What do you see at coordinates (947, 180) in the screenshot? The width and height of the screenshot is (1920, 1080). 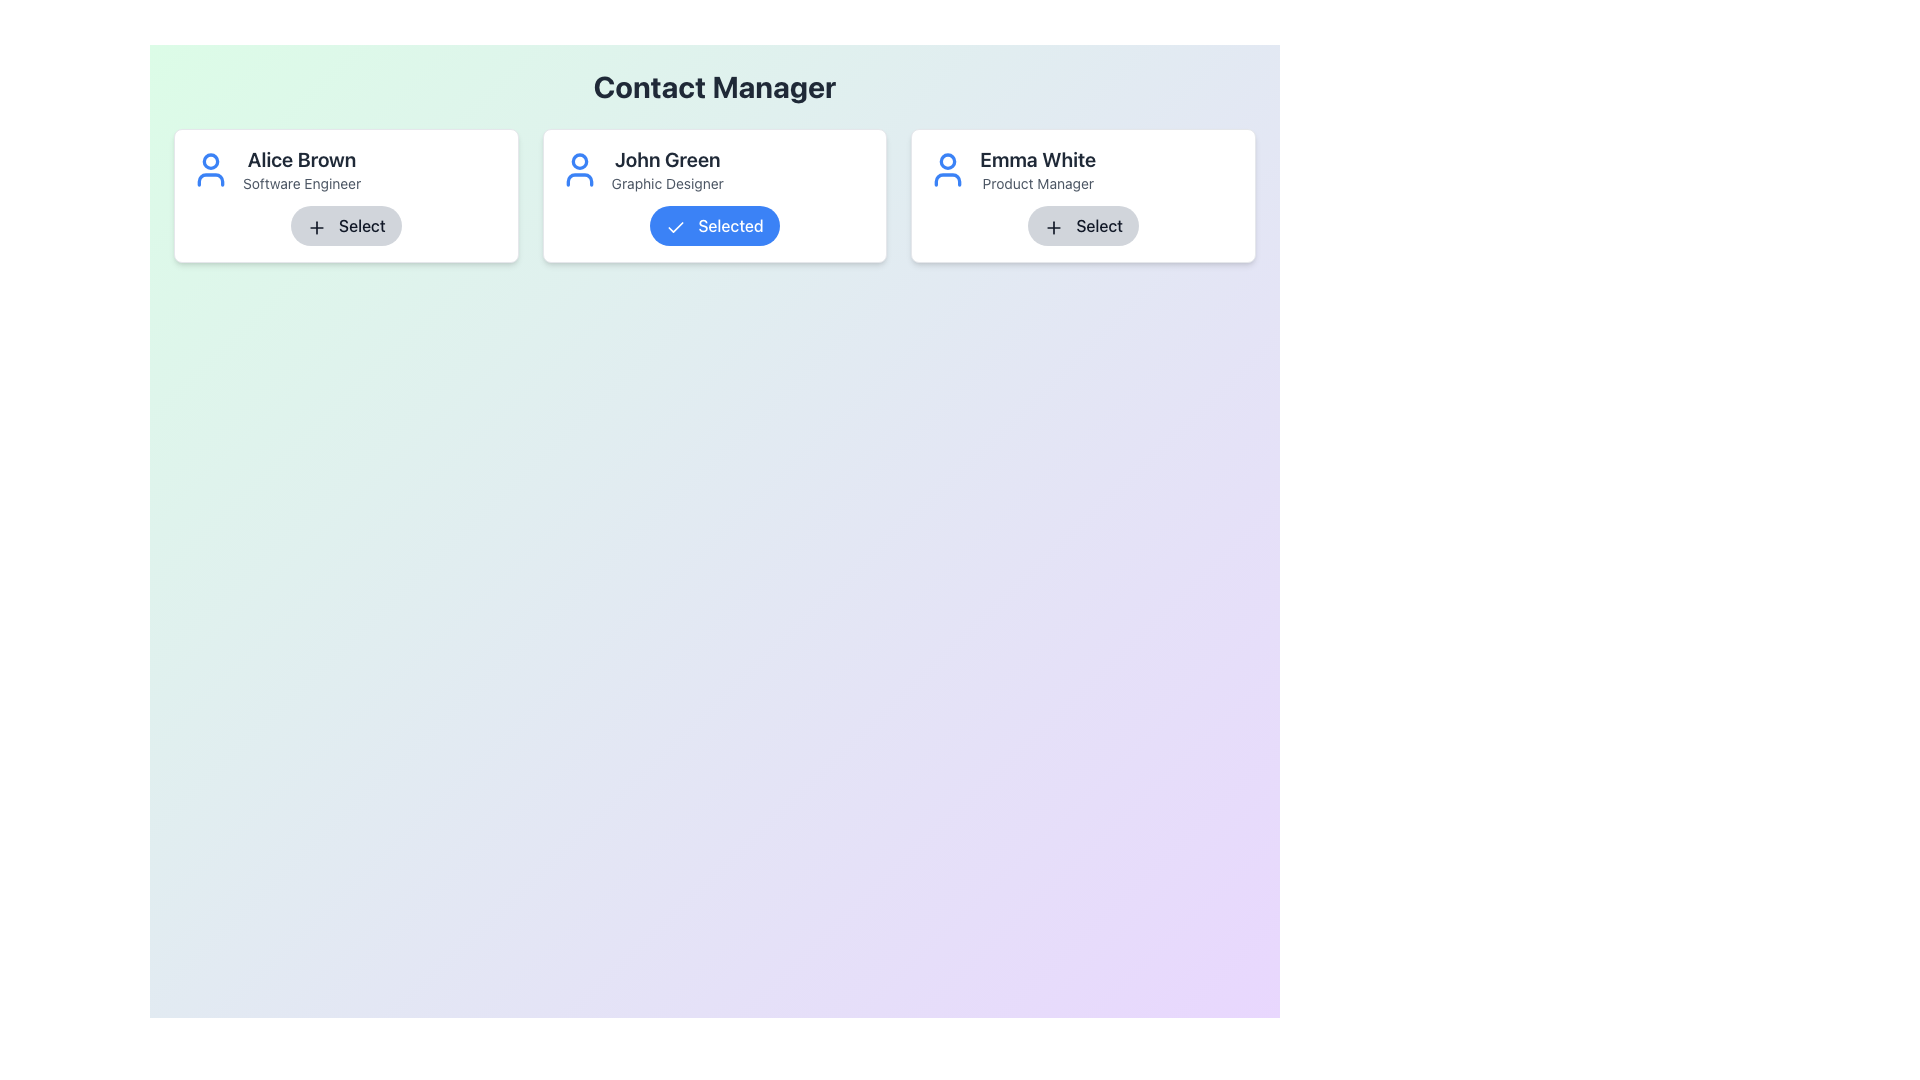 I see `the semicircular arc shape representing the shoulders or torso of the user icon within the profile of 'Emma White, Product Manager'` at bounding box center [947, 180].